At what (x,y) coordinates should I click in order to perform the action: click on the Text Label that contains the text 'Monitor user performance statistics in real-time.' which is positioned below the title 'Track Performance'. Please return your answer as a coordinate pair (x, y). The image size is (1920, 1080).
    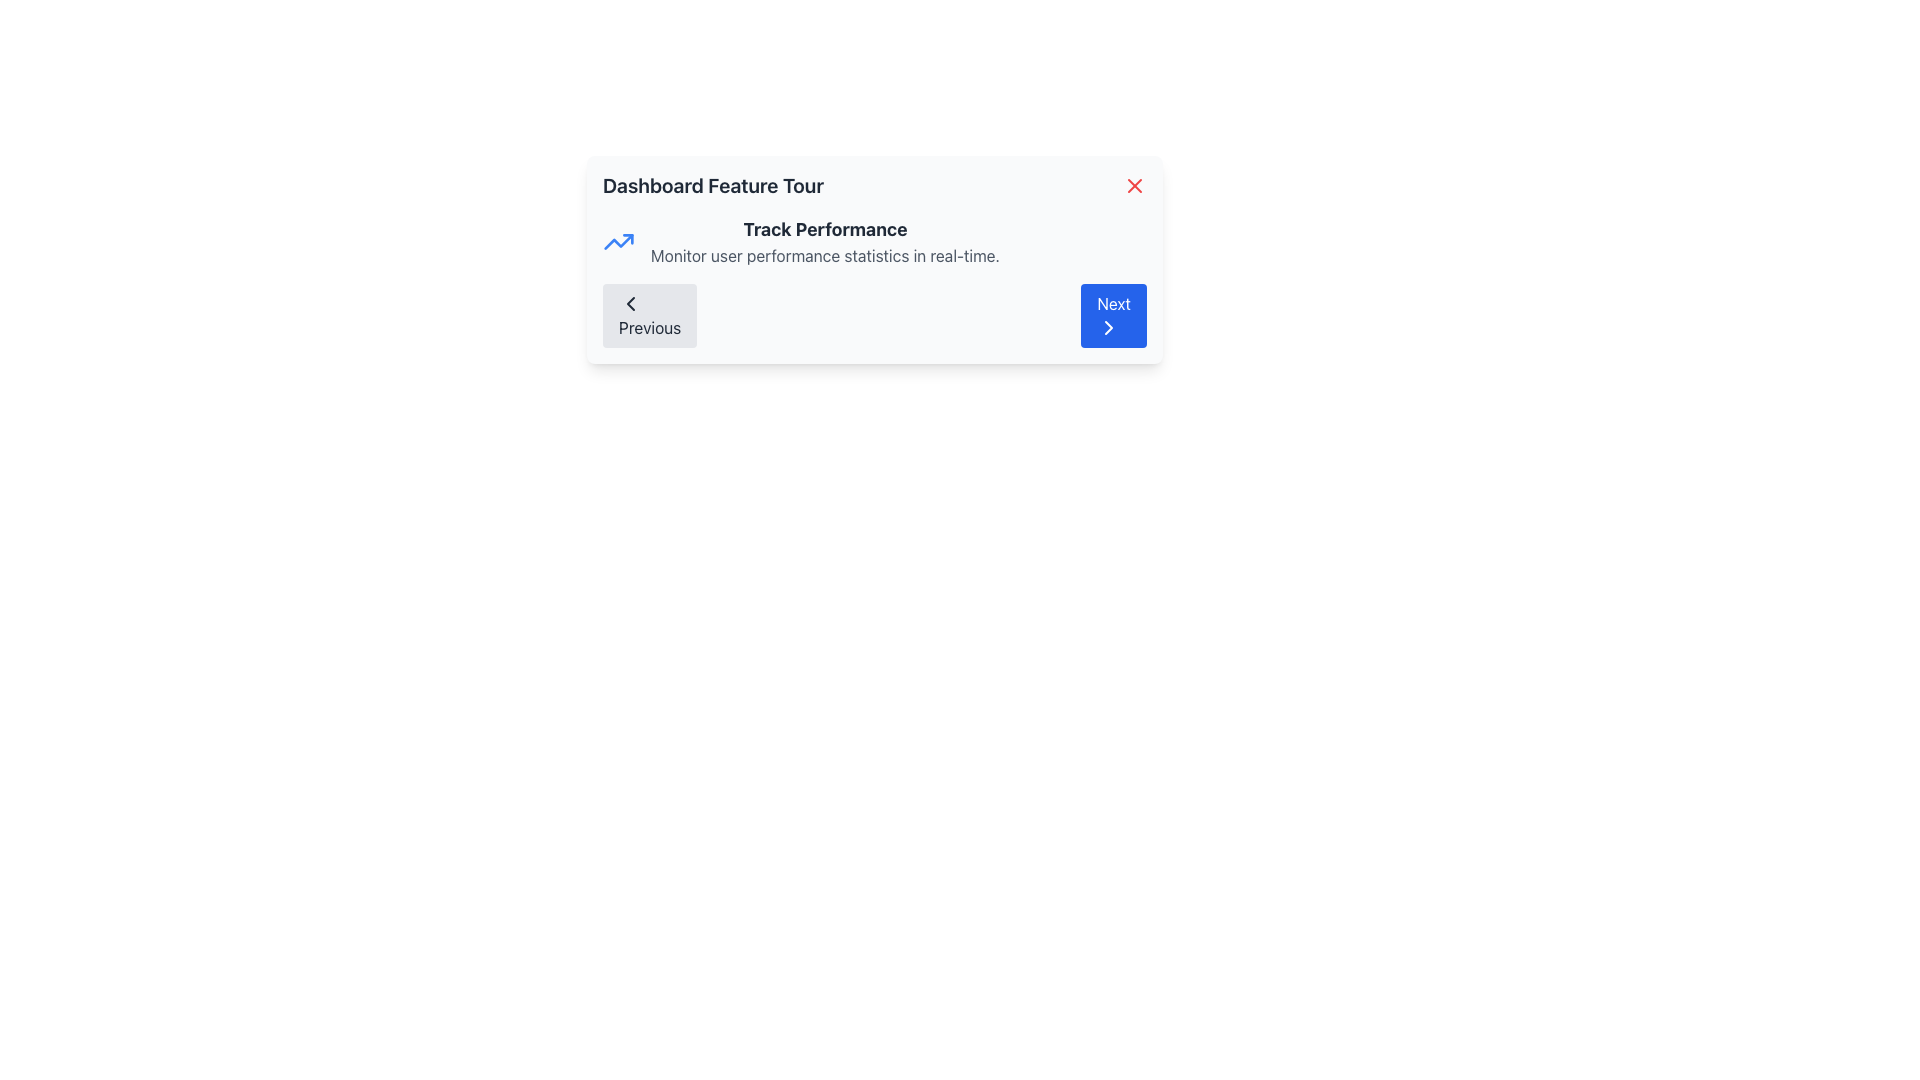
    Looking at the image, I should click on (825, 254).